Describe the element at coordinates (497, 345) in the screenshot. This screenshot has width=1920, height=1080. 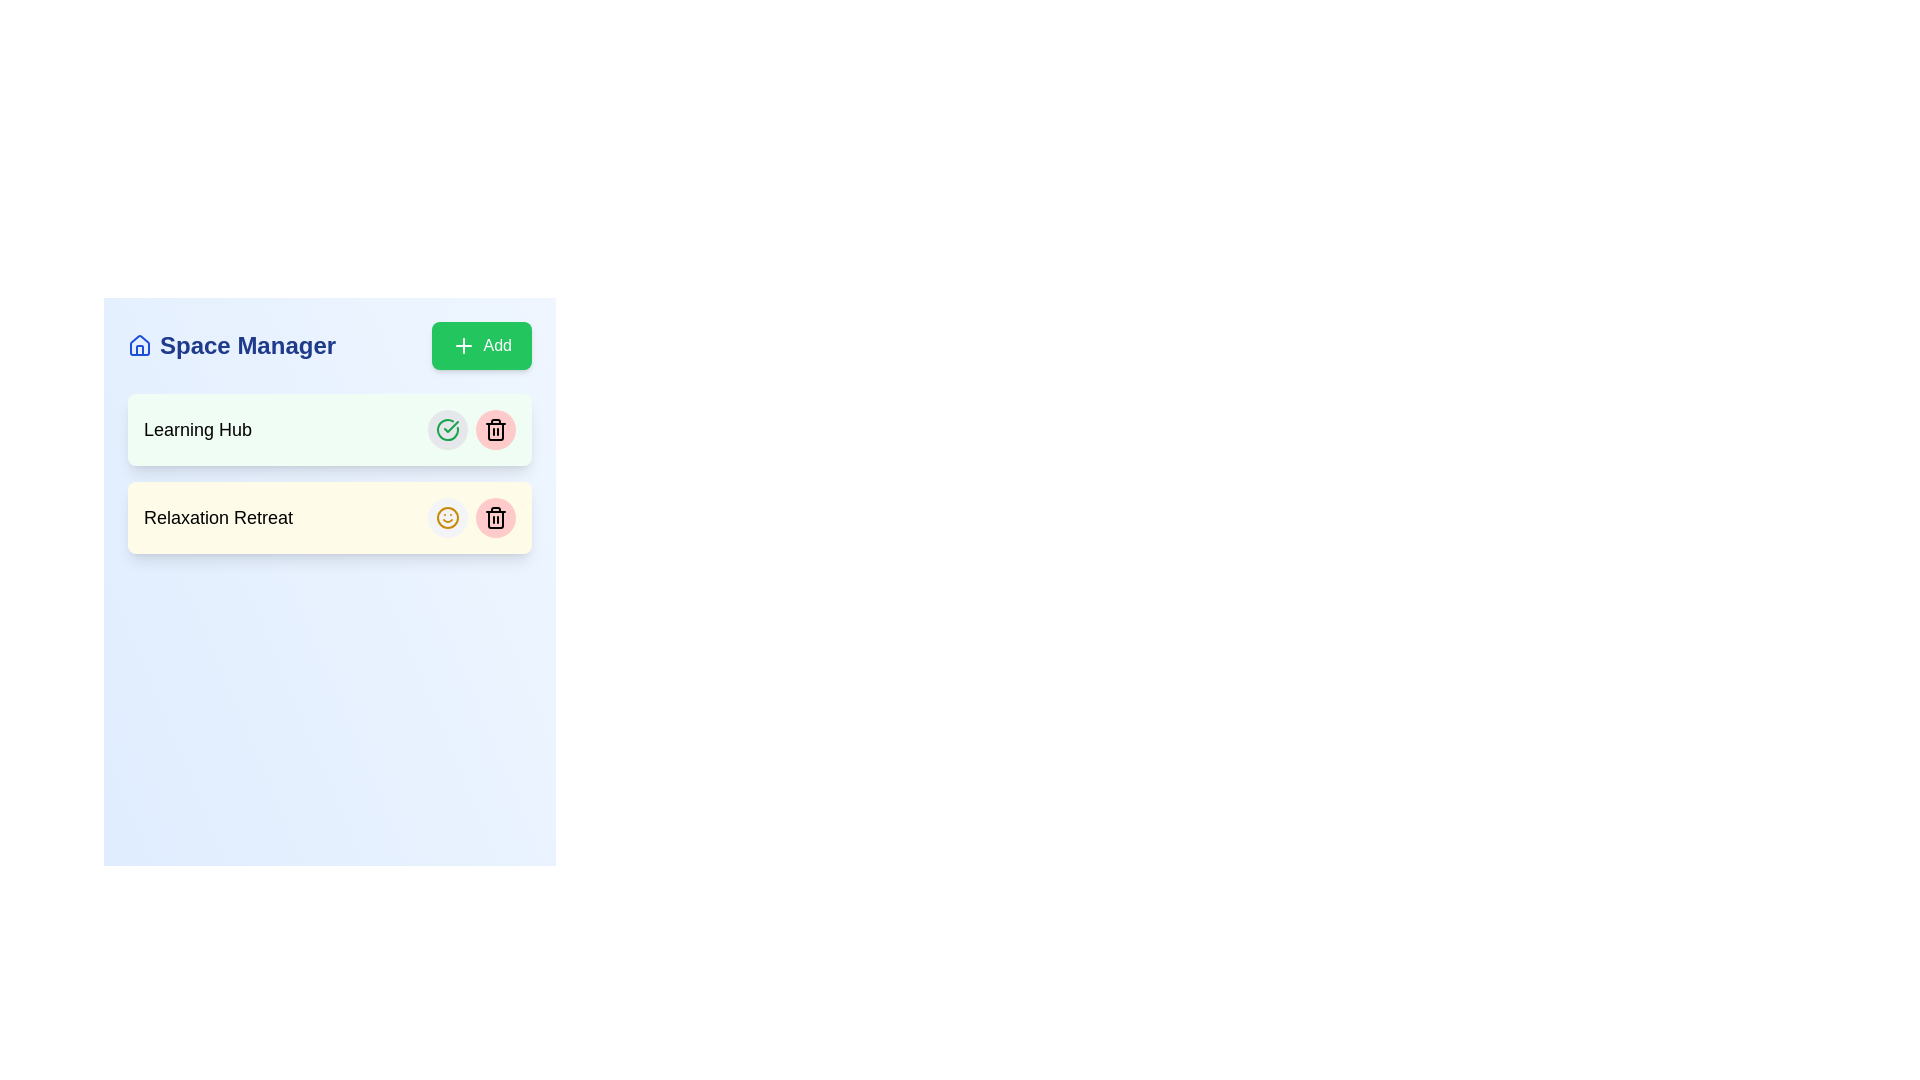
I see `the 'Add' text label within a green button located at the top-right corner of the interface` at that location.